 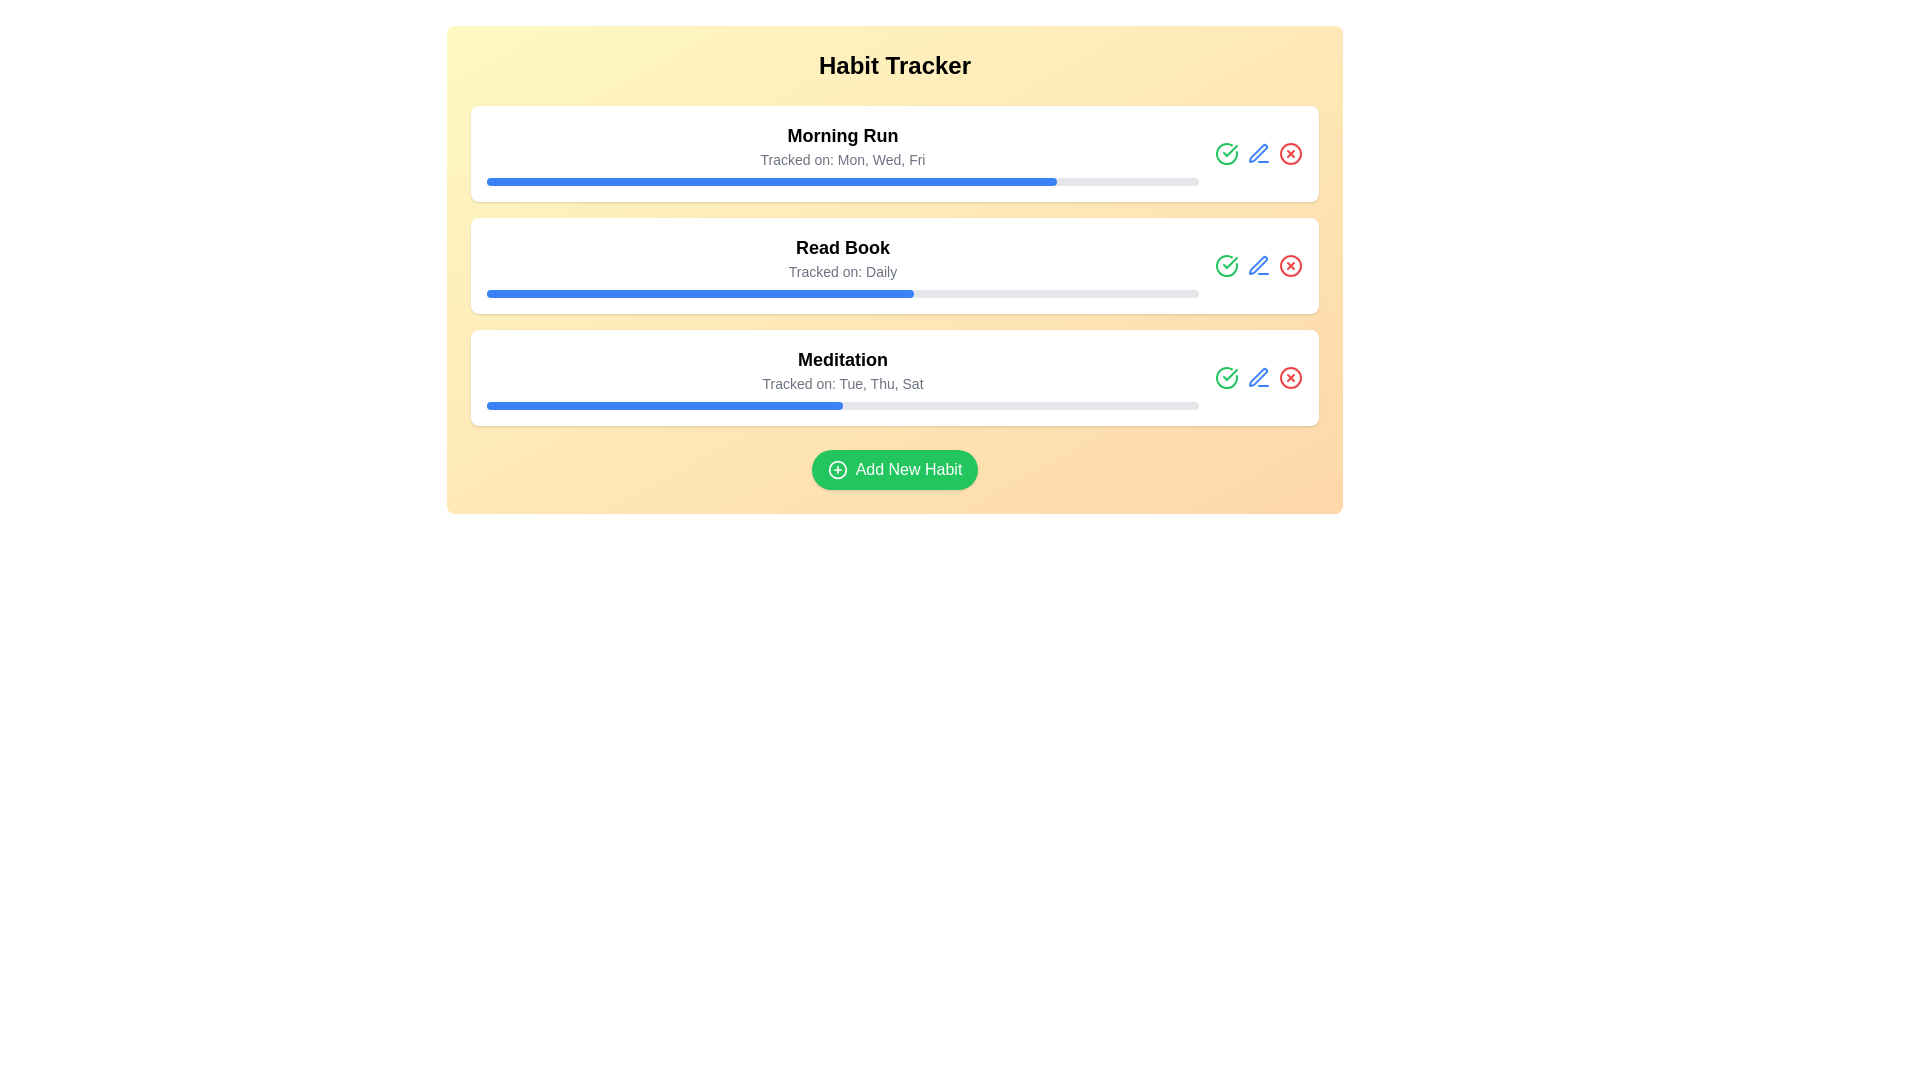 What do you see at coordinates (521, 293) in the screenshot?
I see `the progress bar` at bounding box center [521, 293].